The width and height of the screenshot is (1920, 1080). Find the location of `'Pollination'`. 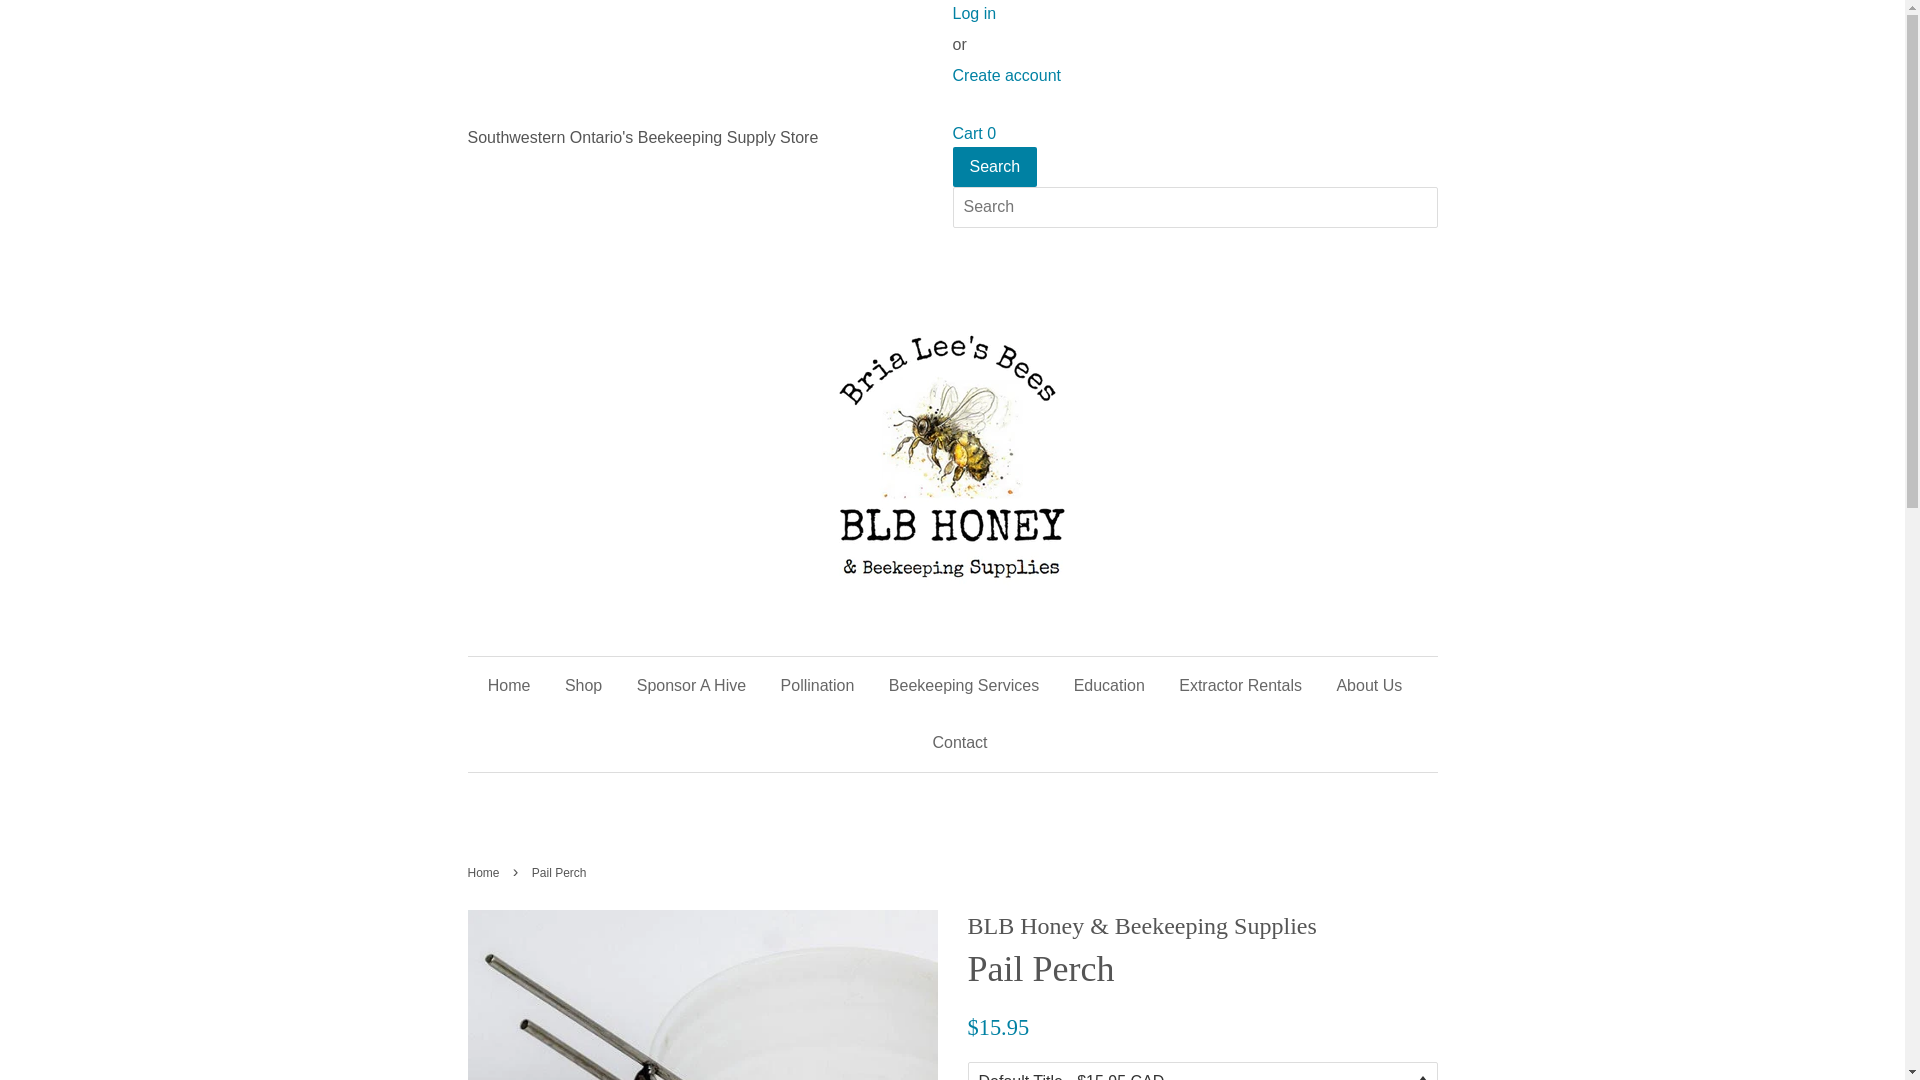

'Pollination' is located at coordinates (817, 684).